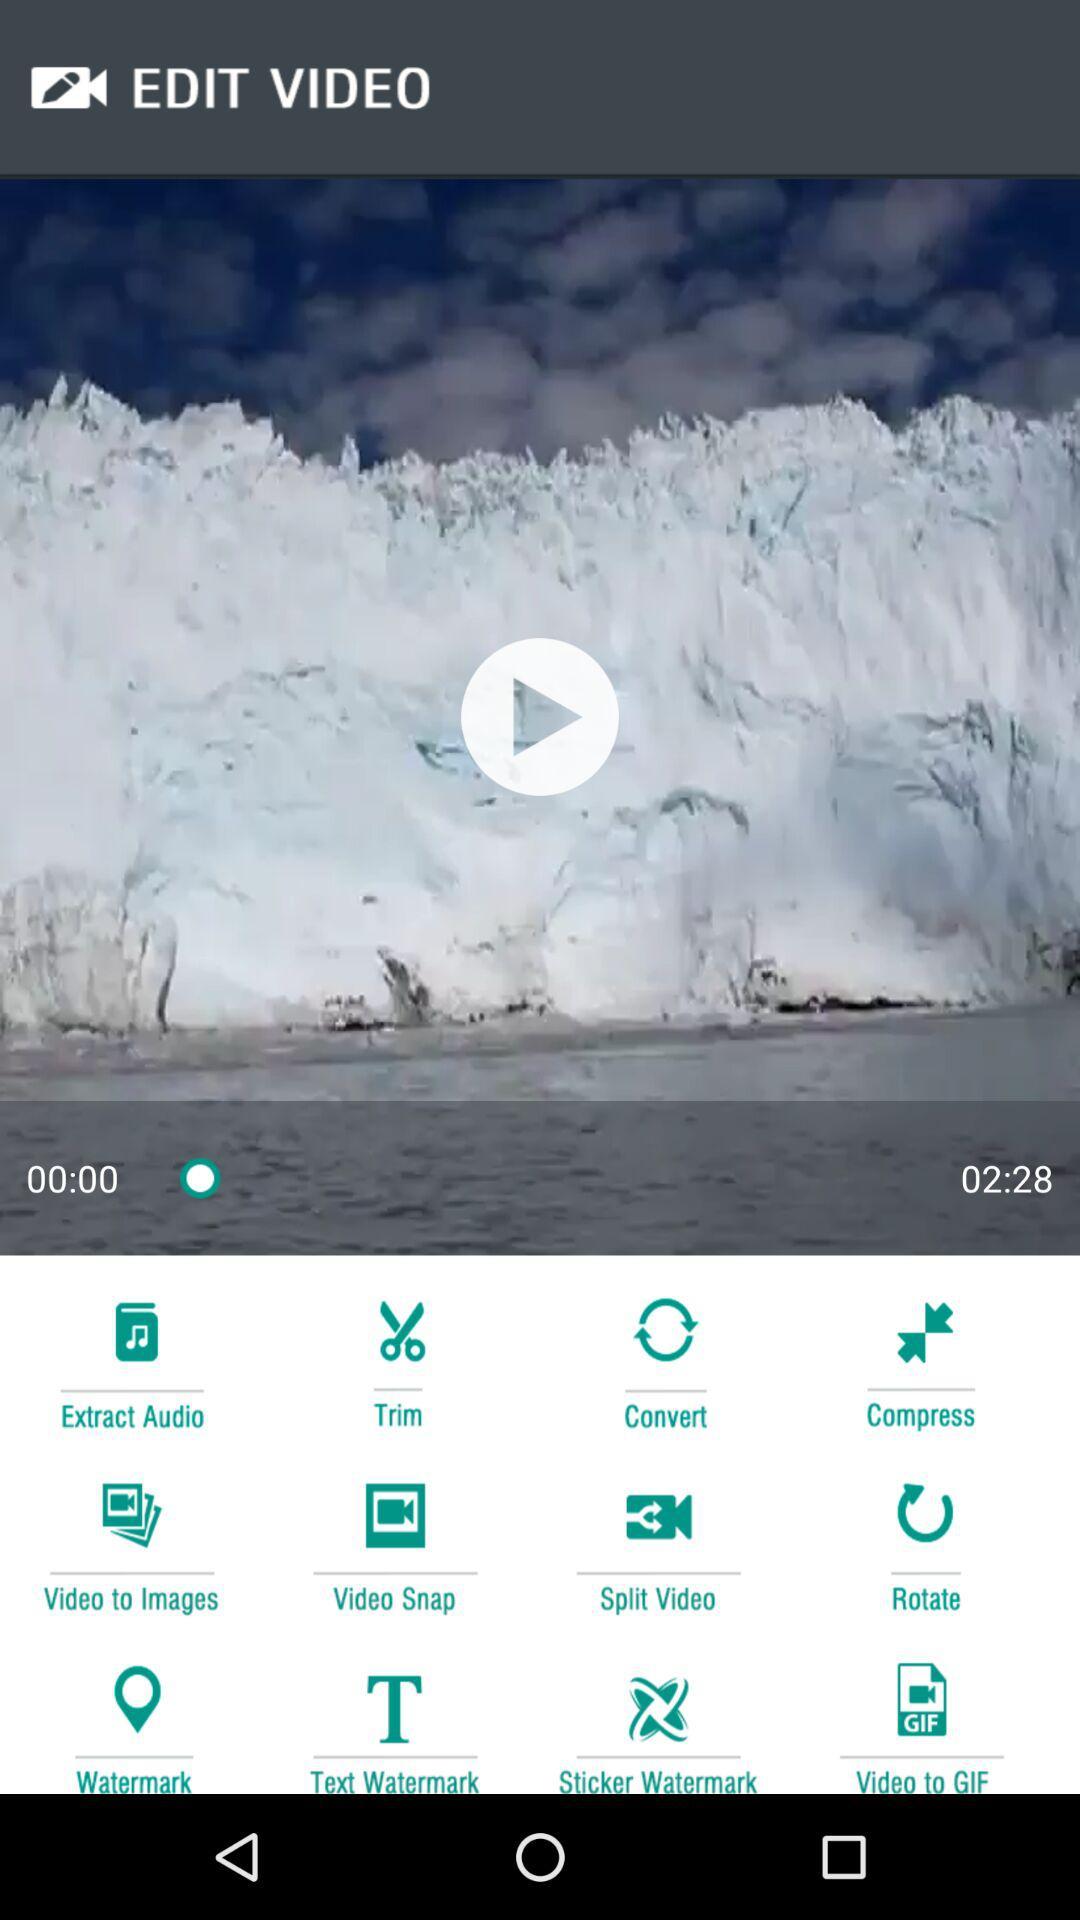  Describe the element at coordinates (131, 1360) in the screenshot. I see `extract audio` at that location.